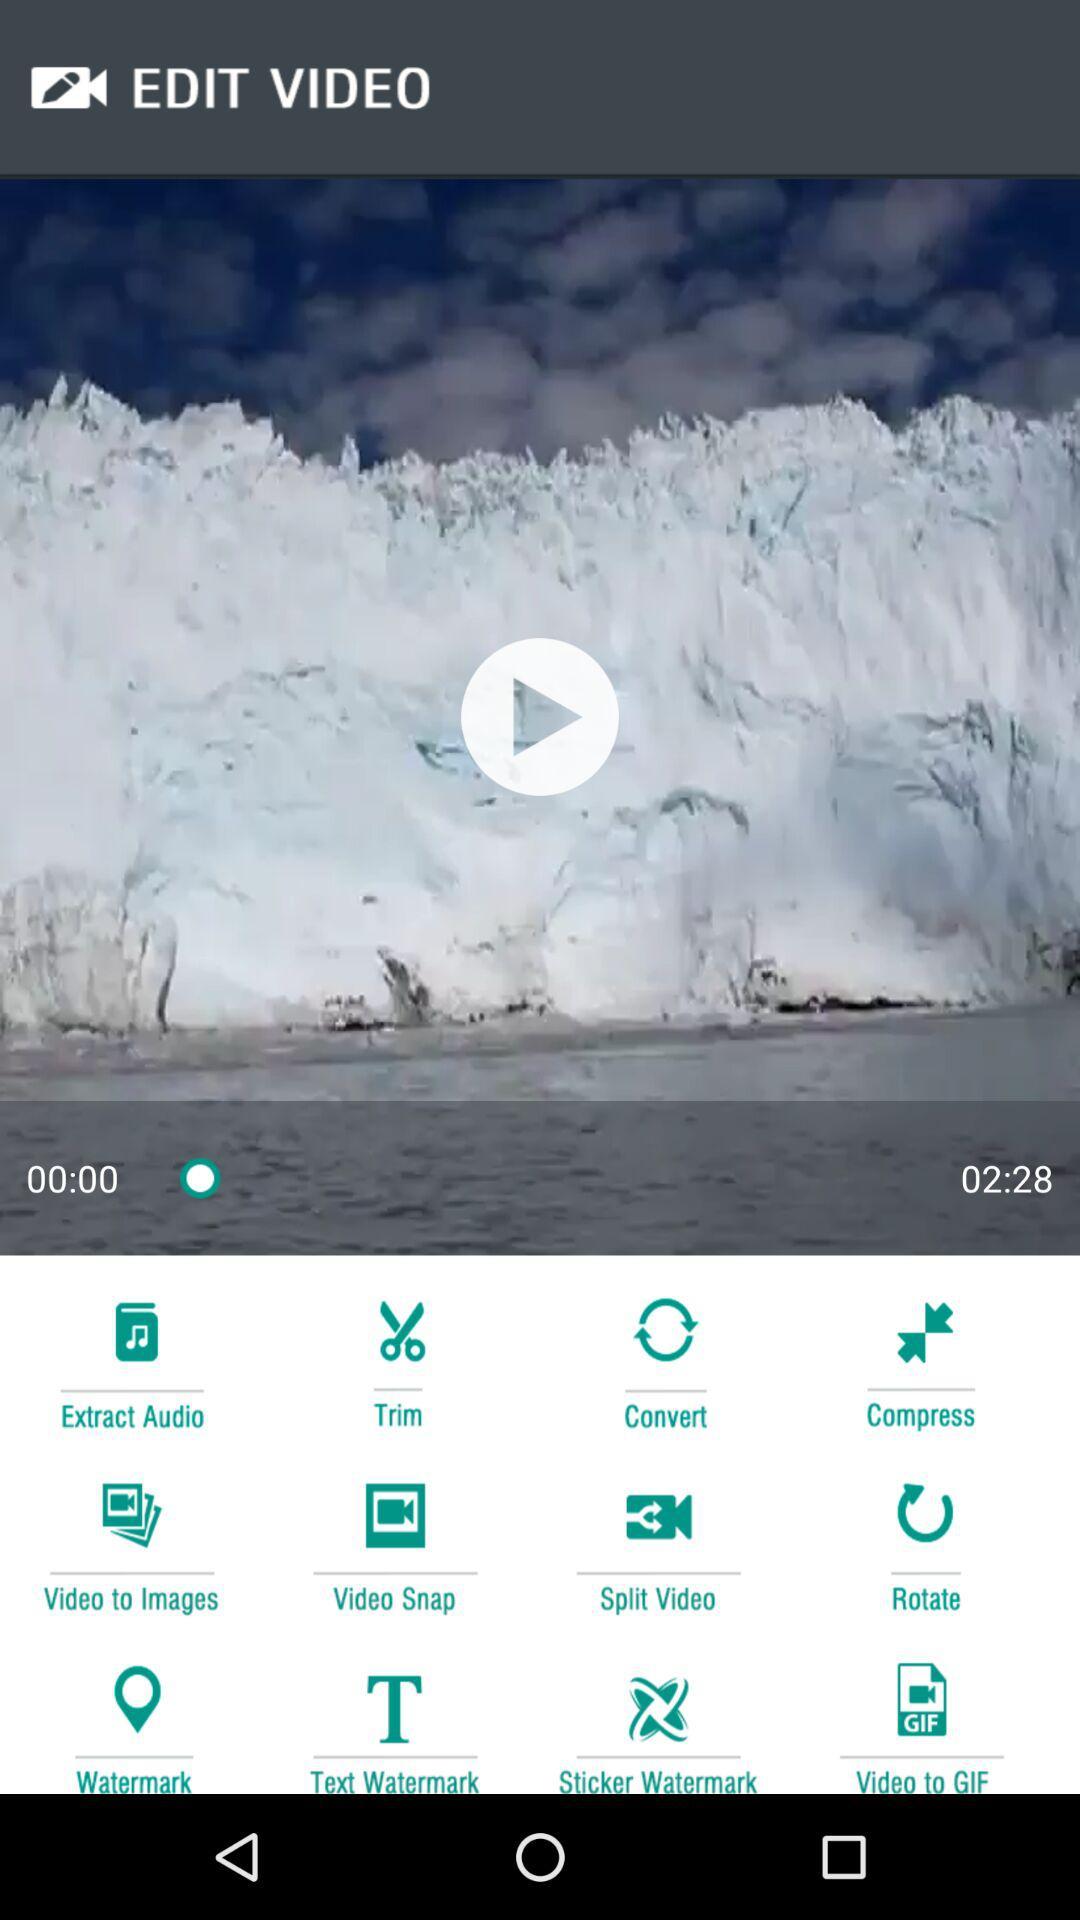  Describe the element at coordinates (131, 1360) in the screenshot. I see `extract audio` at that location.